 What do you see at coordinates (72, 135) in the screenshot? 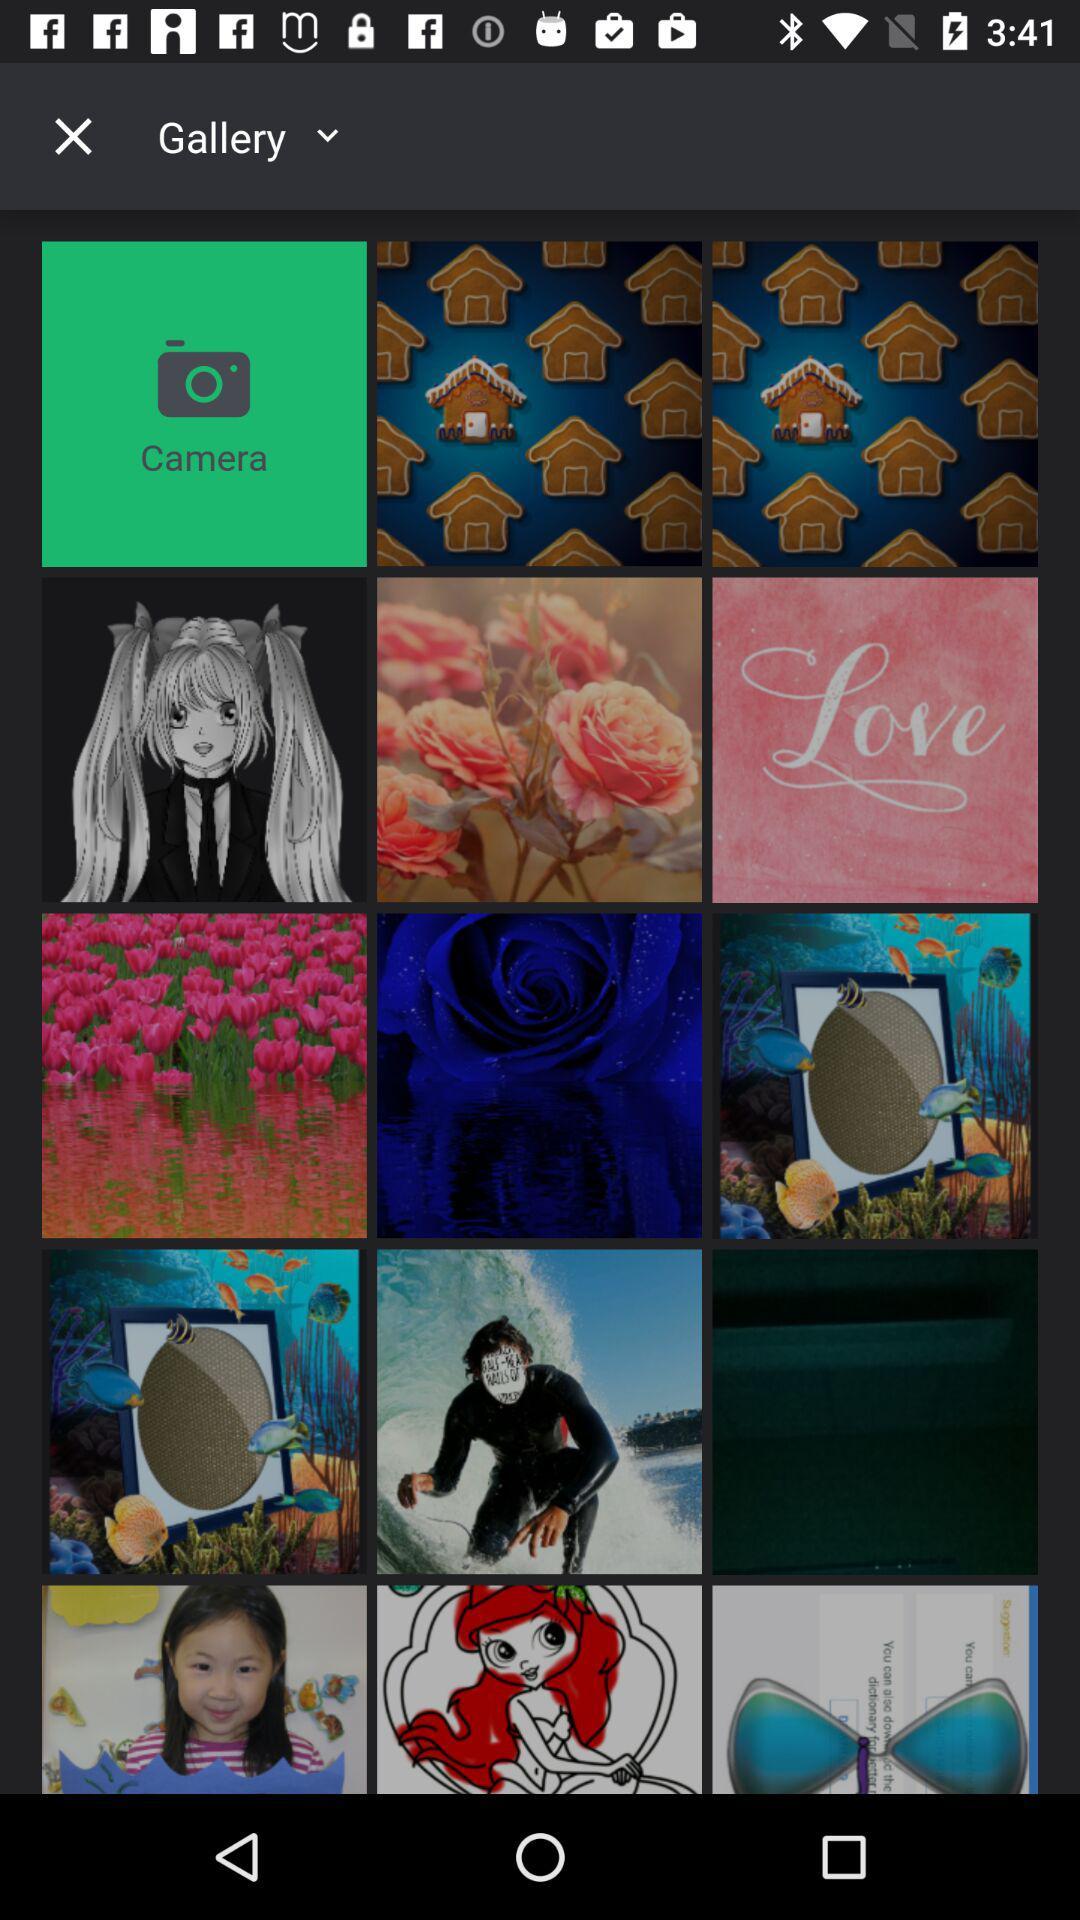
I see `gallery` at bounding box center [72, 135].